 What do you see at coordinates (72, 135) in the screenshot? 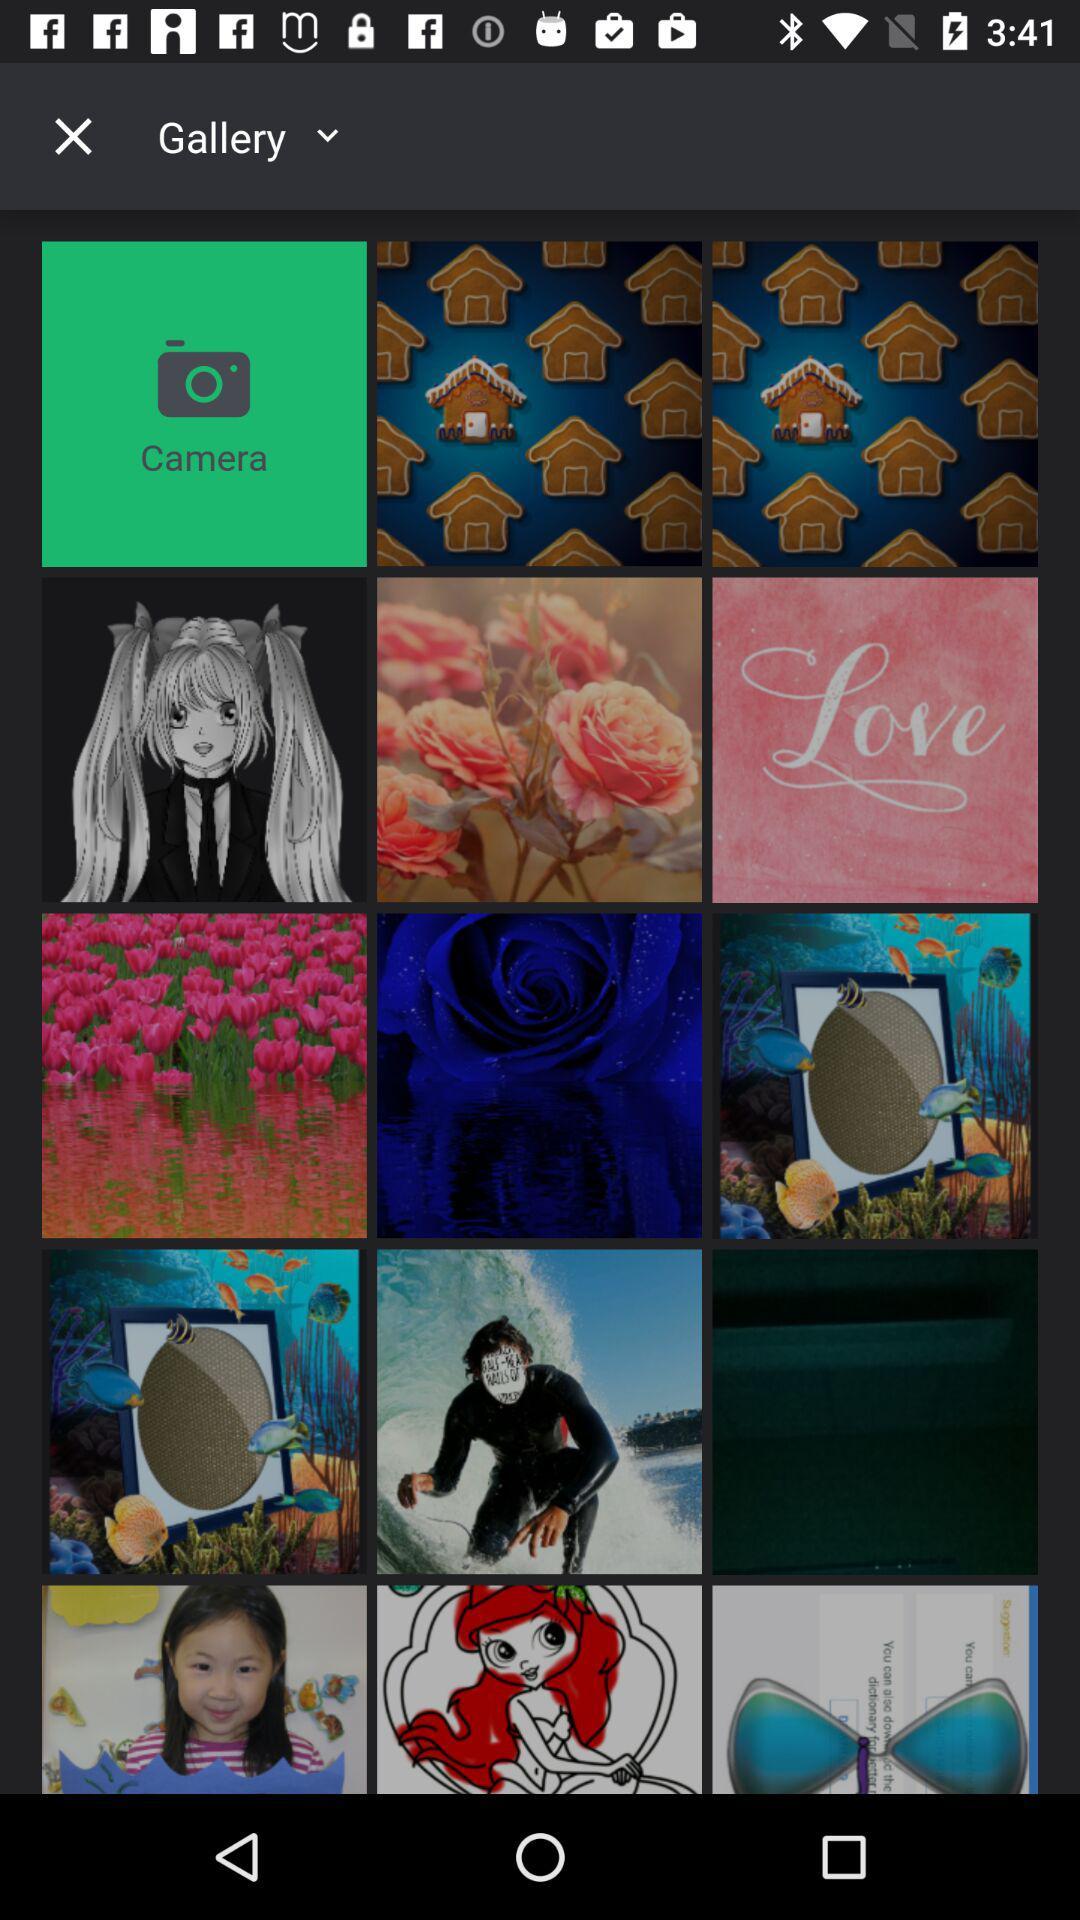
I see `gallery` at bounding box center [72, 135].